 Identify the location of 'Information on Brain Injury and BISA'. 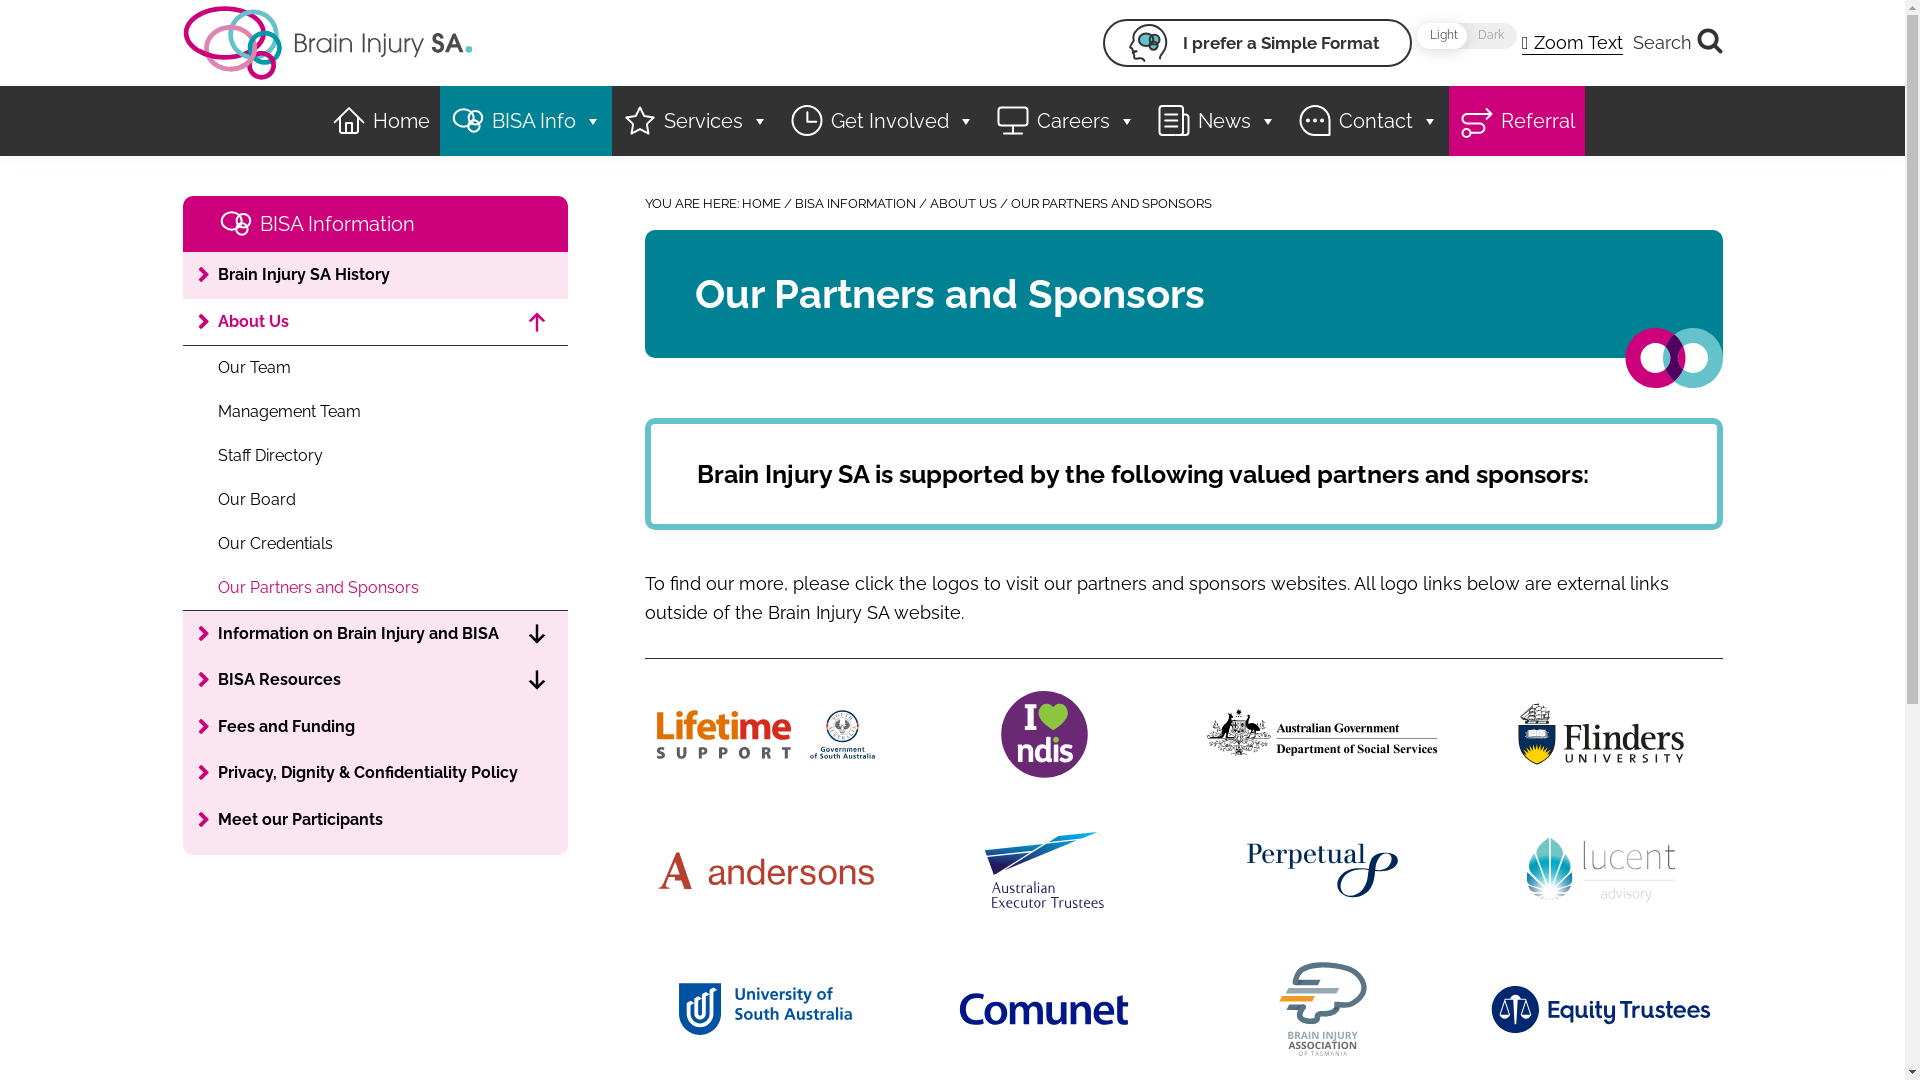
(374, 633).